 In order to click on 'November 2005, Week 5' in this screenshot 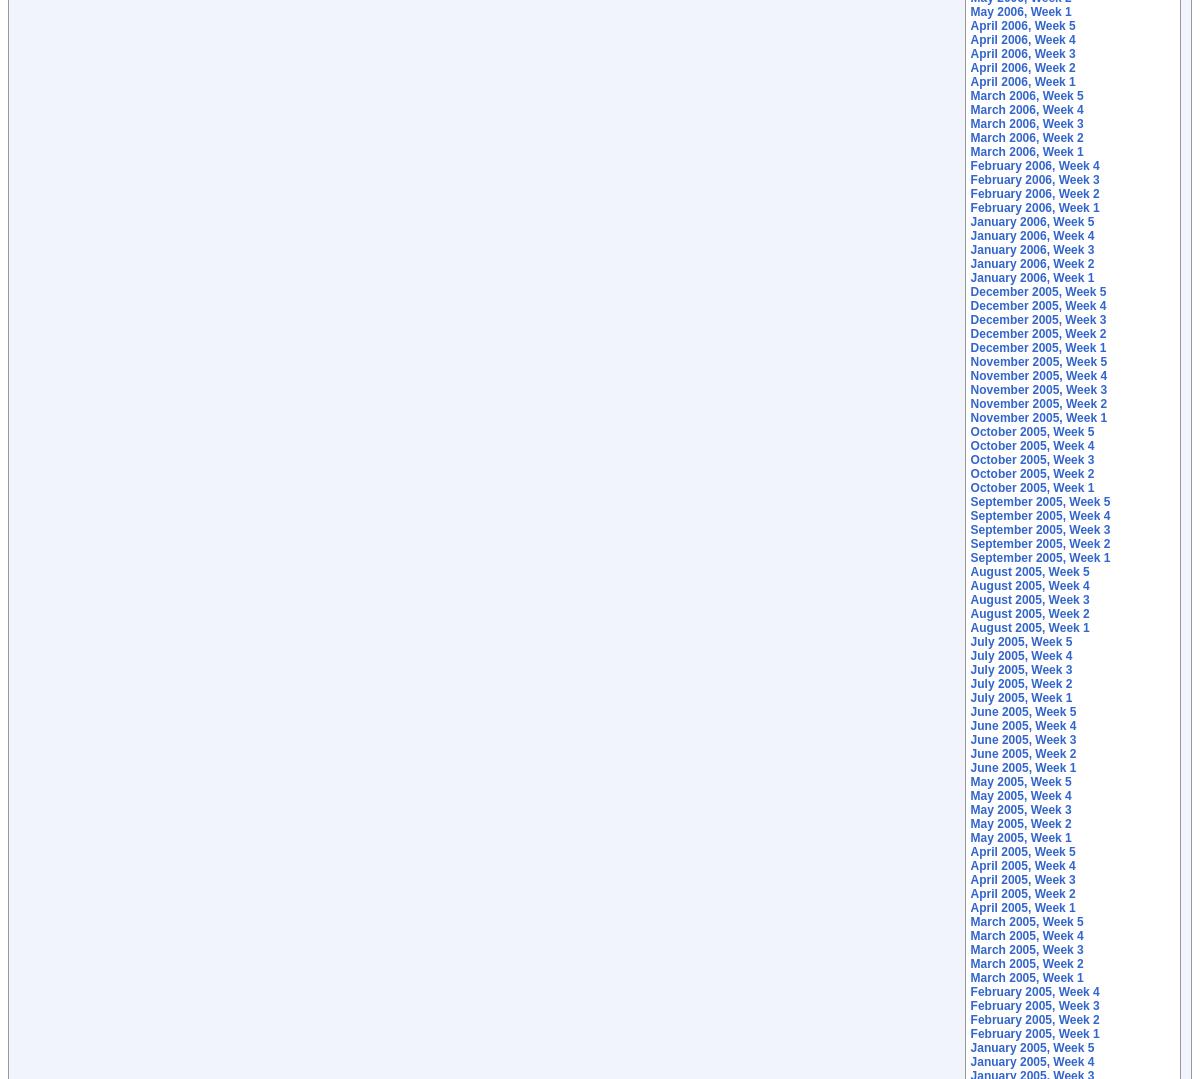, I will do `click(1038, 362)`.